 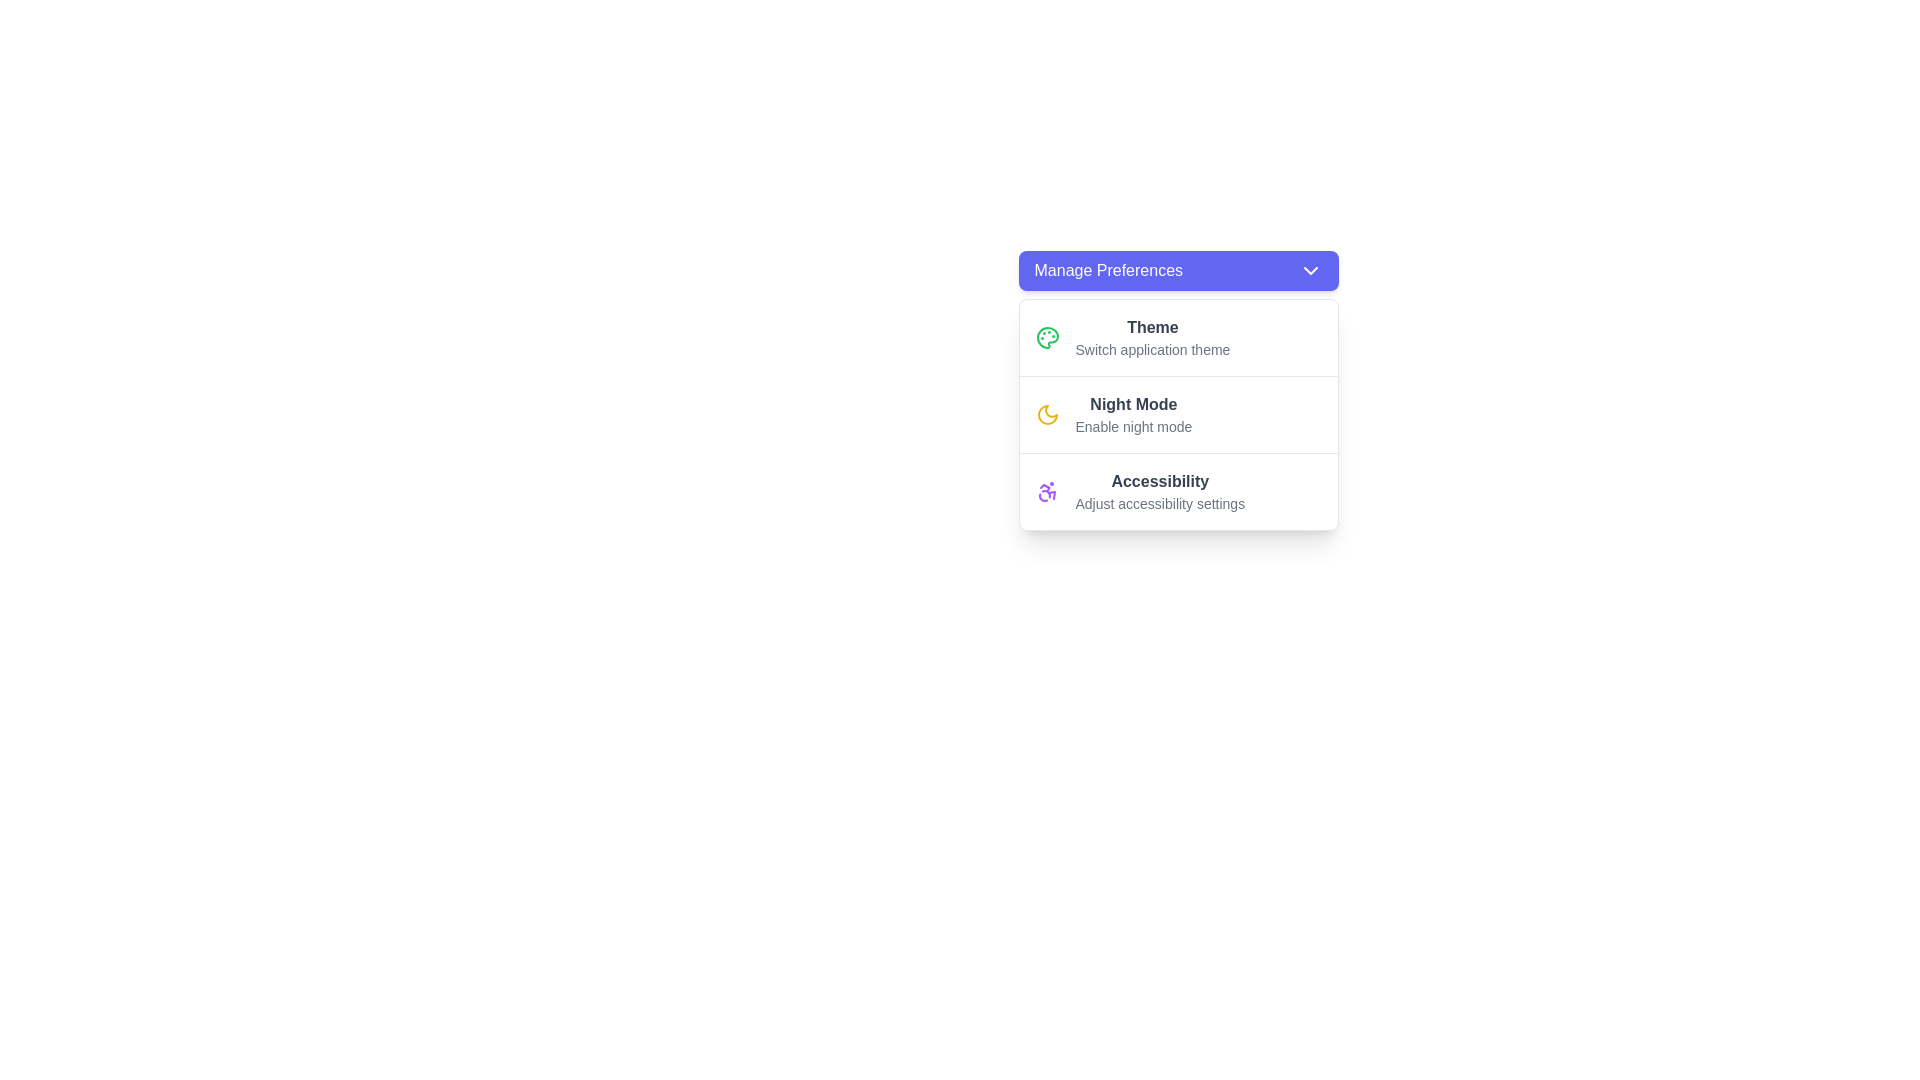 I want to click on the moon-shaped icon styled with yellow color located in the list item labeled 'Night Mode - Enable night mode' within the dropdown menu under 'Manage Preferences', so click(x=1046, y=414).